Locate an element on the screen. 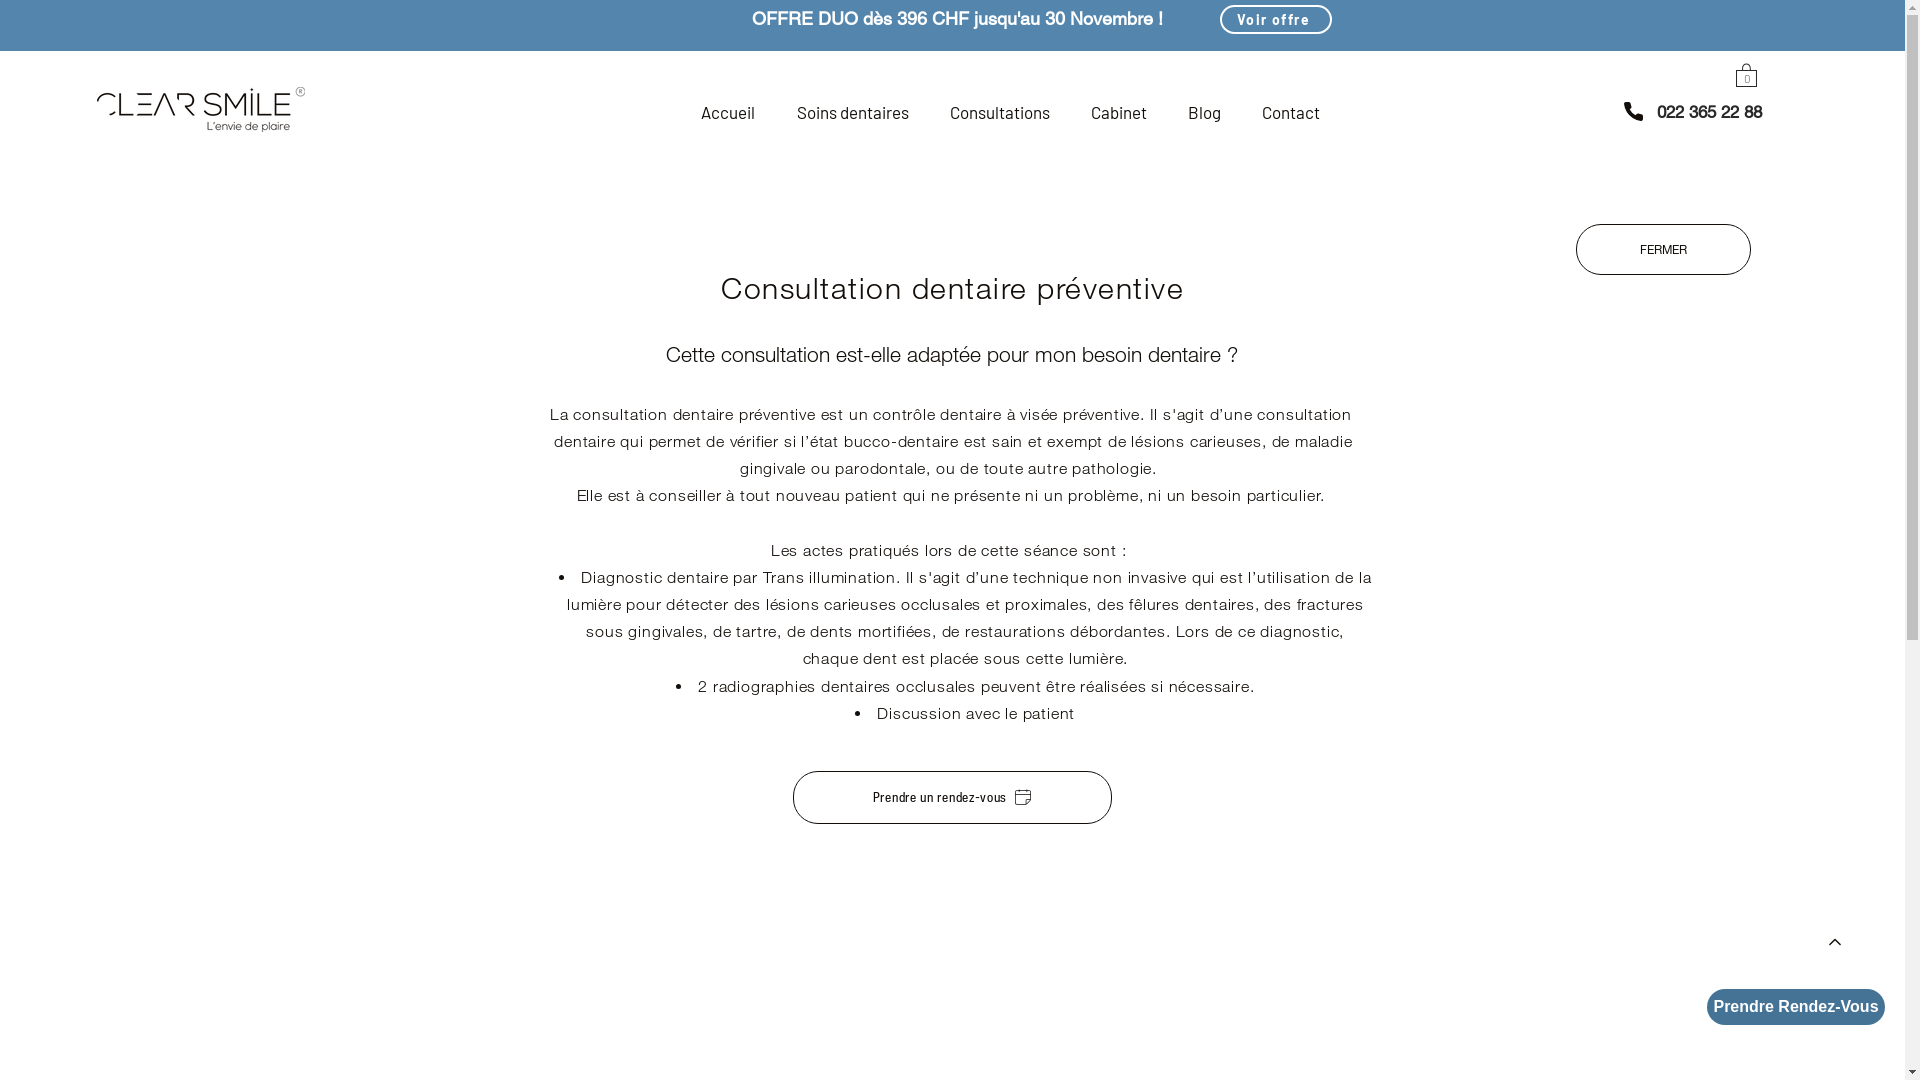 This screenshot has height=1080, width=1920. 'Voir offre' is located at coordinates (1275, 19).